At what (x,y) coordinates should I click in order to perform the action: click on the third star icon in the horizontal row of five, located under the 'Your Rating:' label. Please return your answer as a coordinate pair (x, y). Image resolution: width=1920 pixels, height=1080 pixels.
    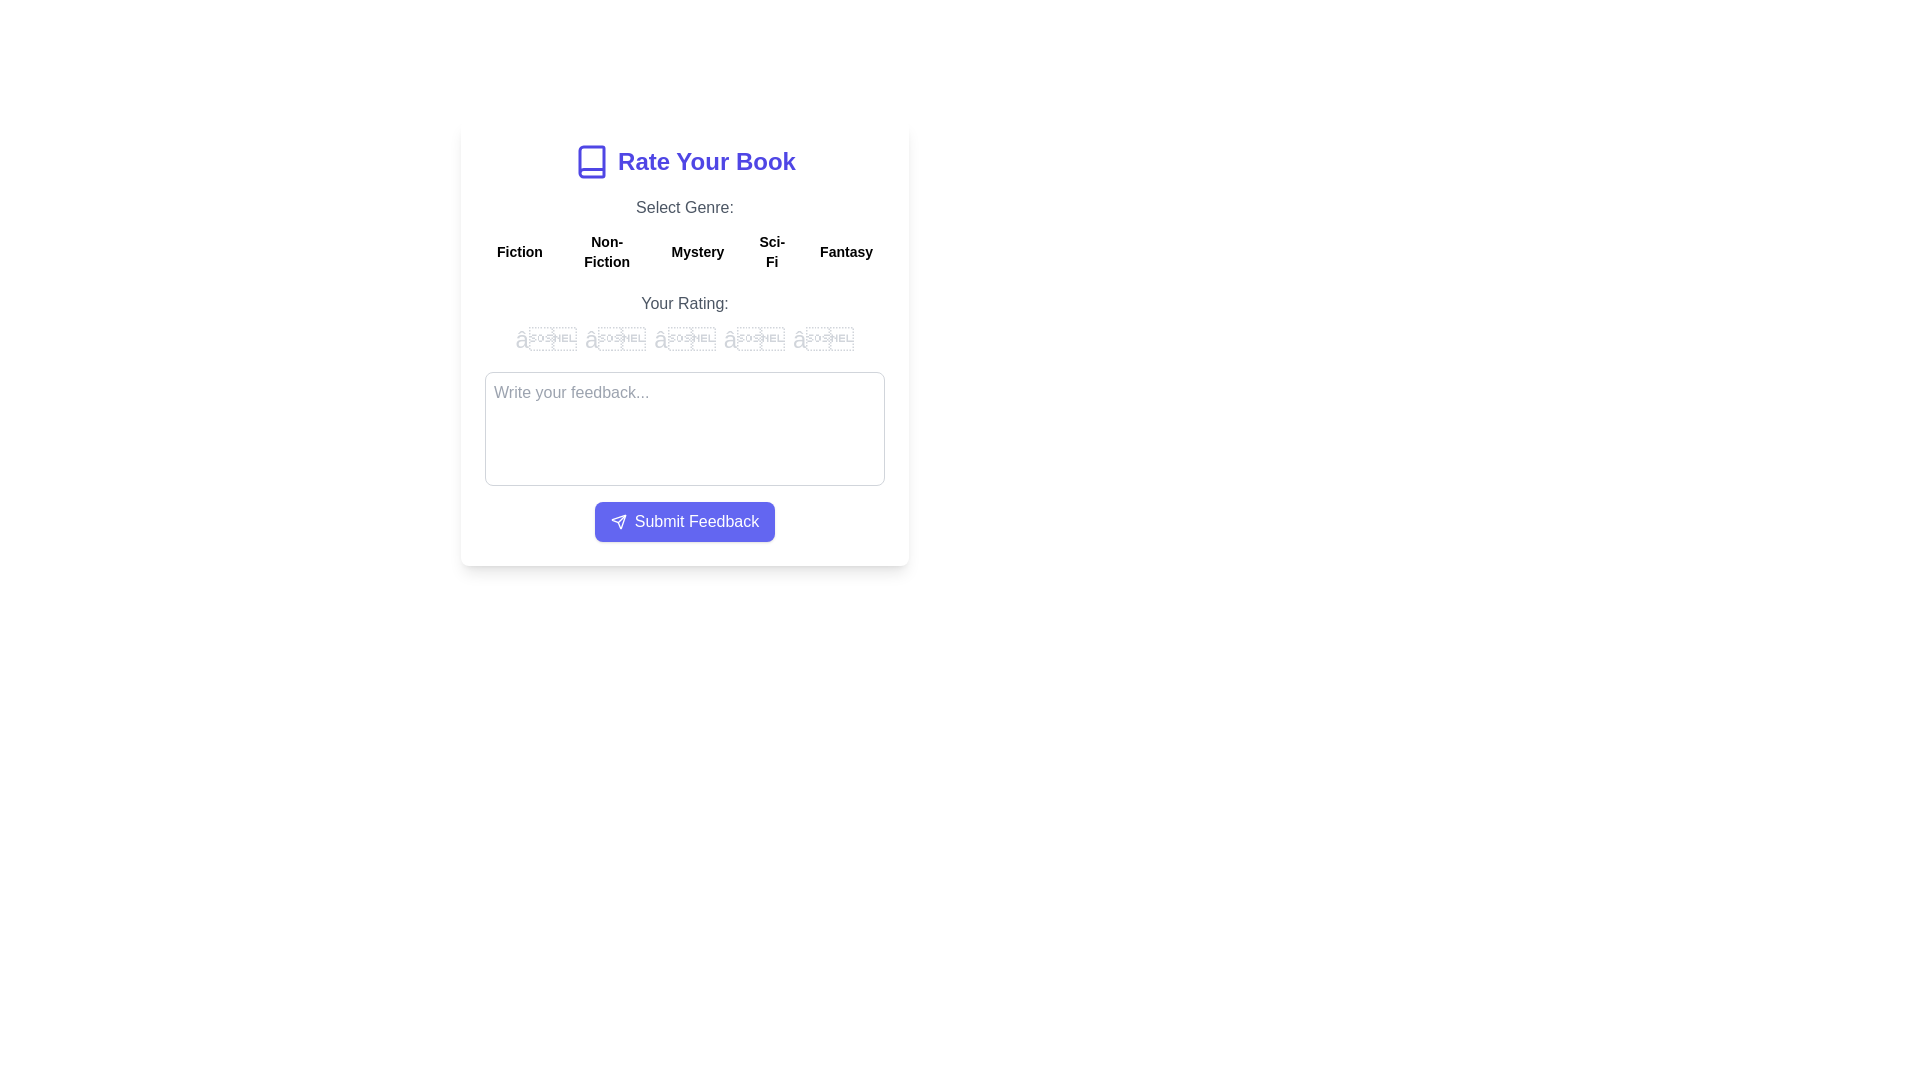
    Looking at the image, I should click on (685, 338).